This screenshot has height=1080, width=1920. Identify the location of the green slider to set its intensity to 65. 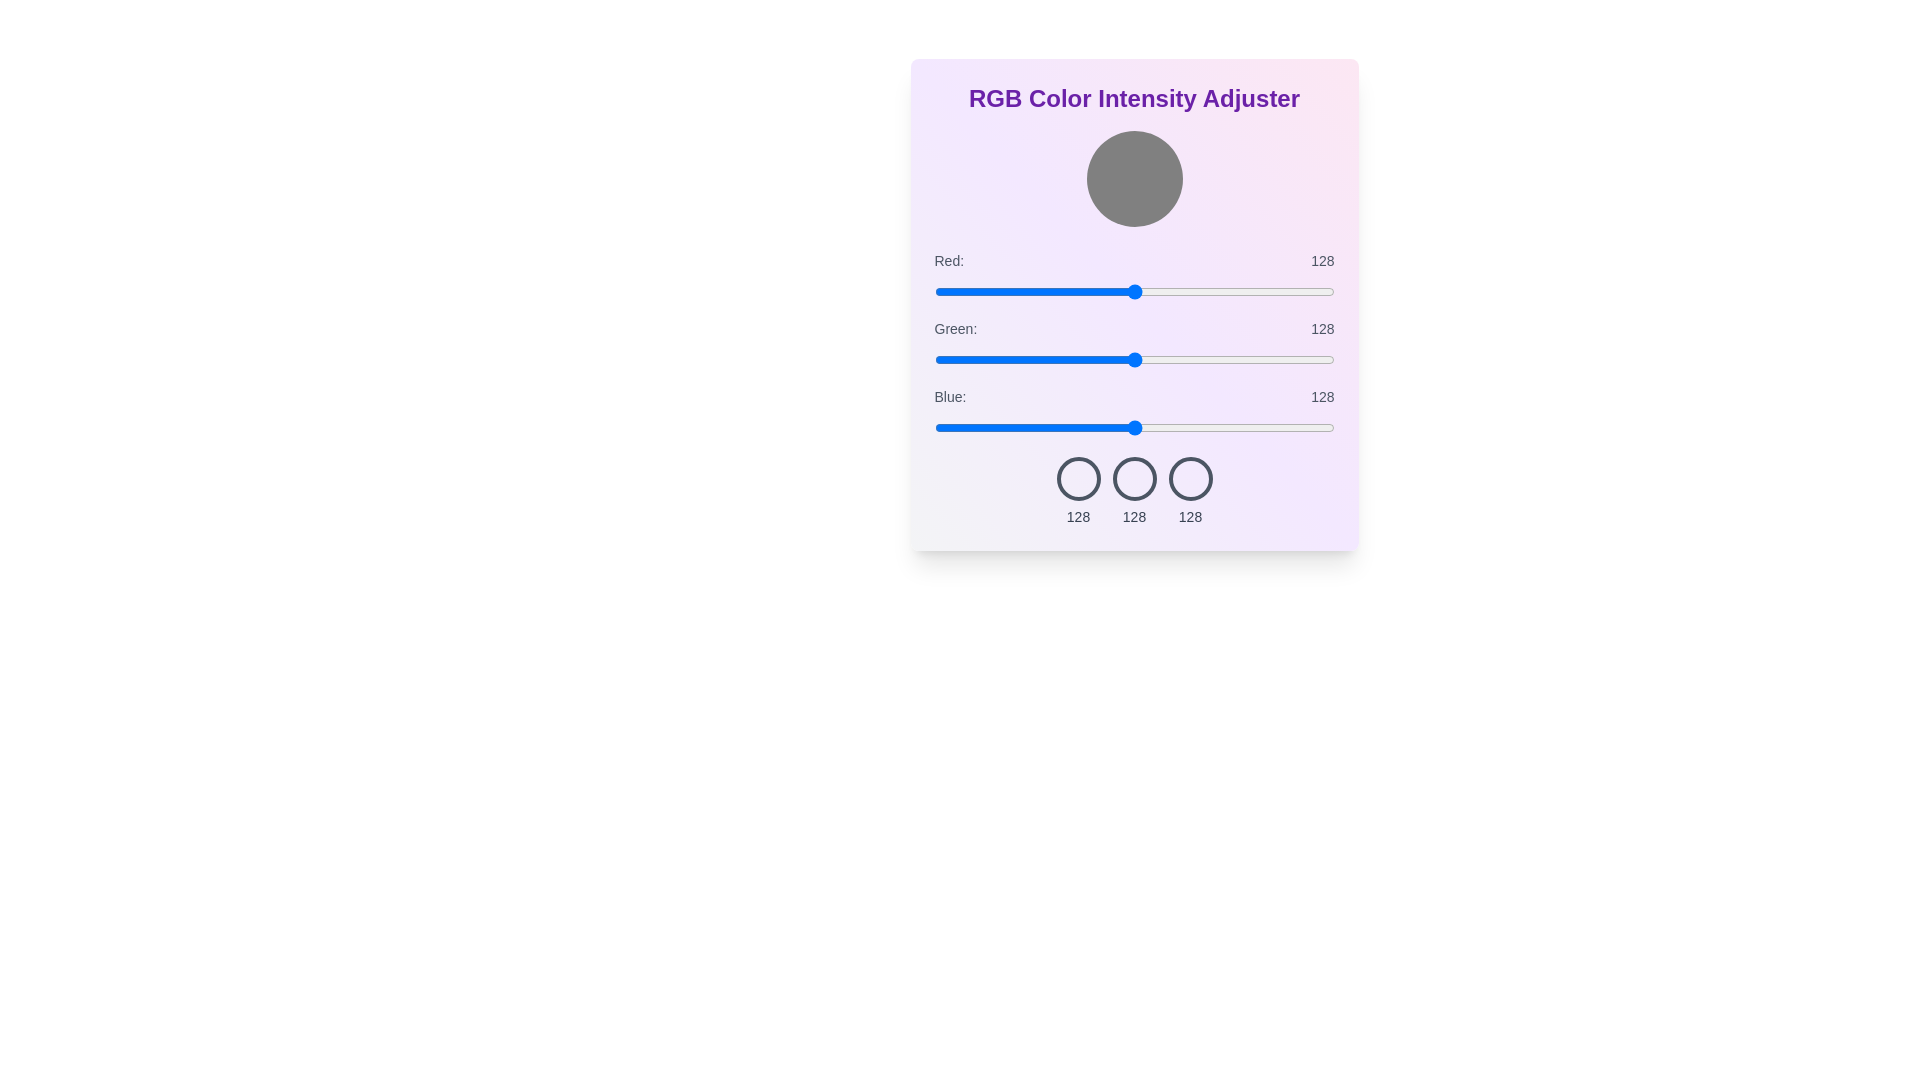
(1036, 358).